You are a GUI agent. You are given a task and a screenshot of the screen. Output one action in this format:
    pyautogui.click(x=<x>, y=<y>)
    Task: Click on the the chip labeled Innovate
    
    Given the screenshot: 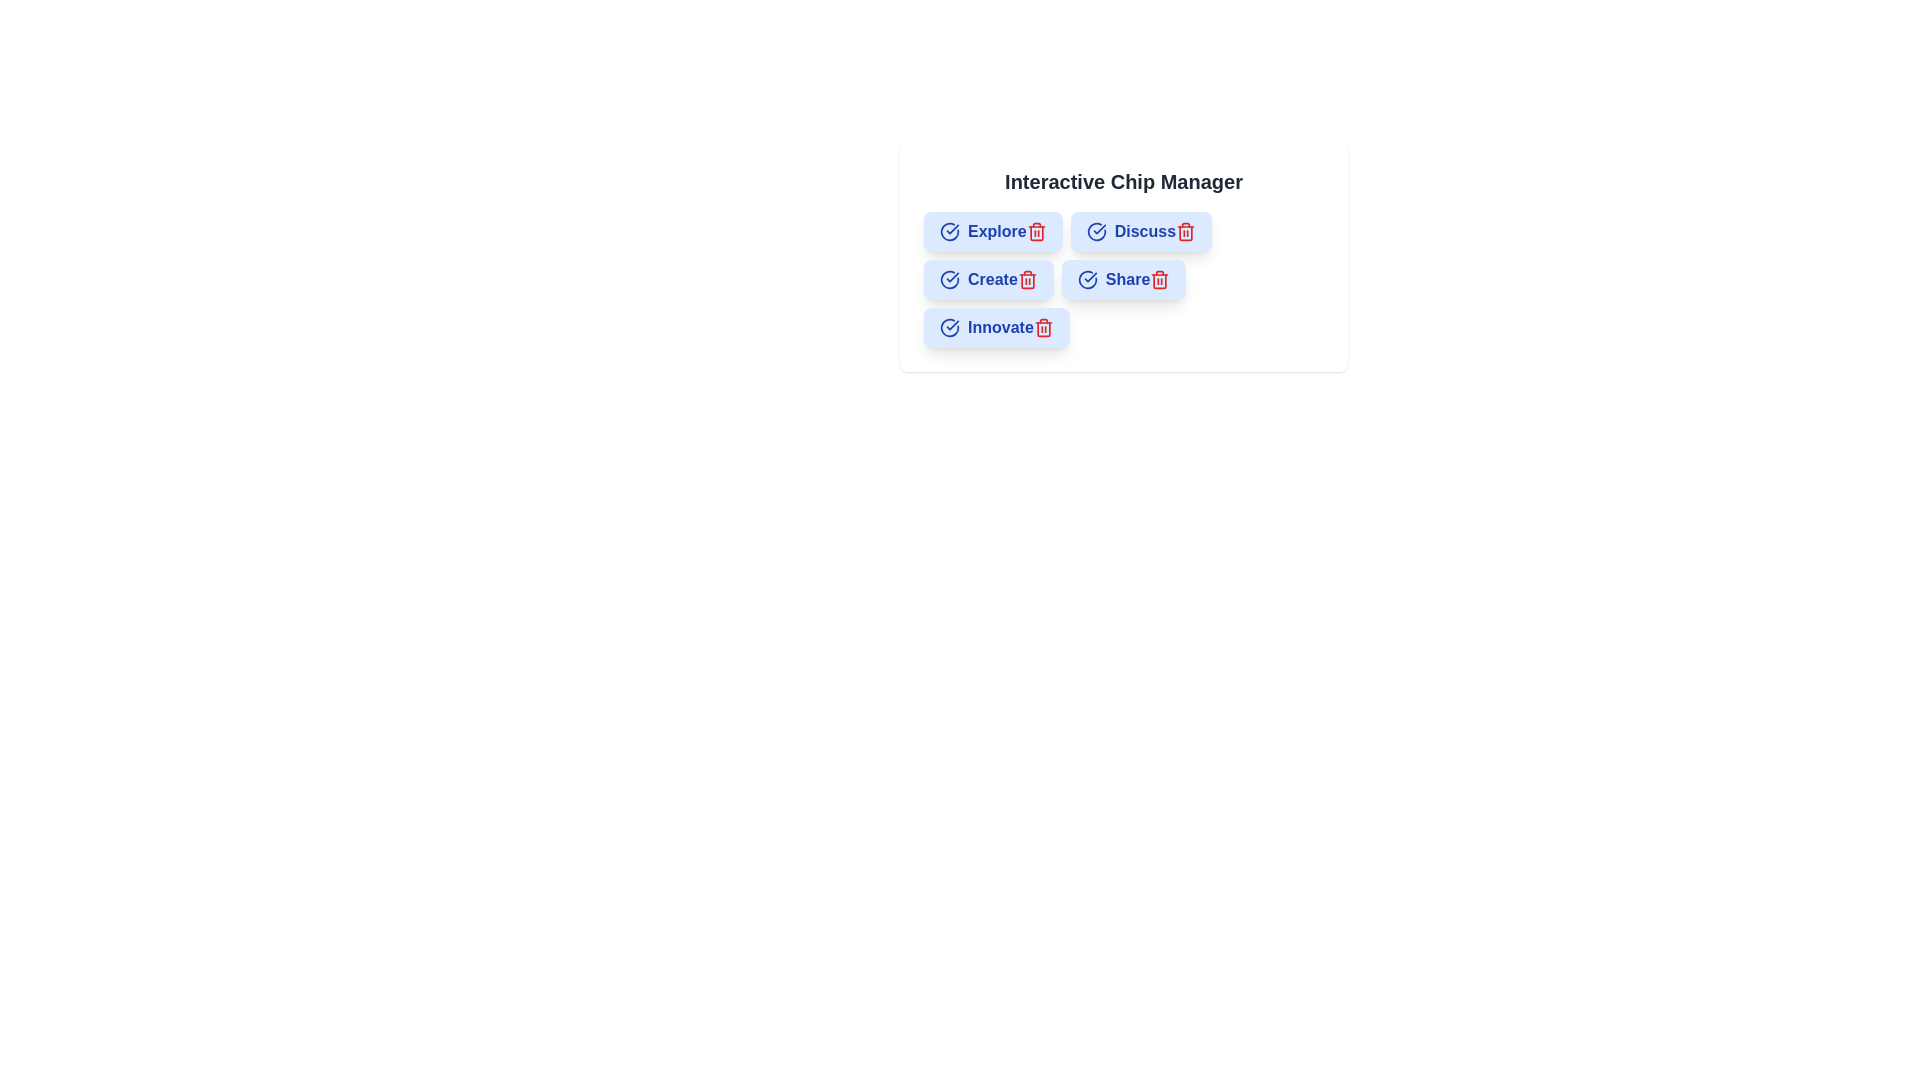 What is the action you would take?
    pyautogui.click(x=996, y=326)
    